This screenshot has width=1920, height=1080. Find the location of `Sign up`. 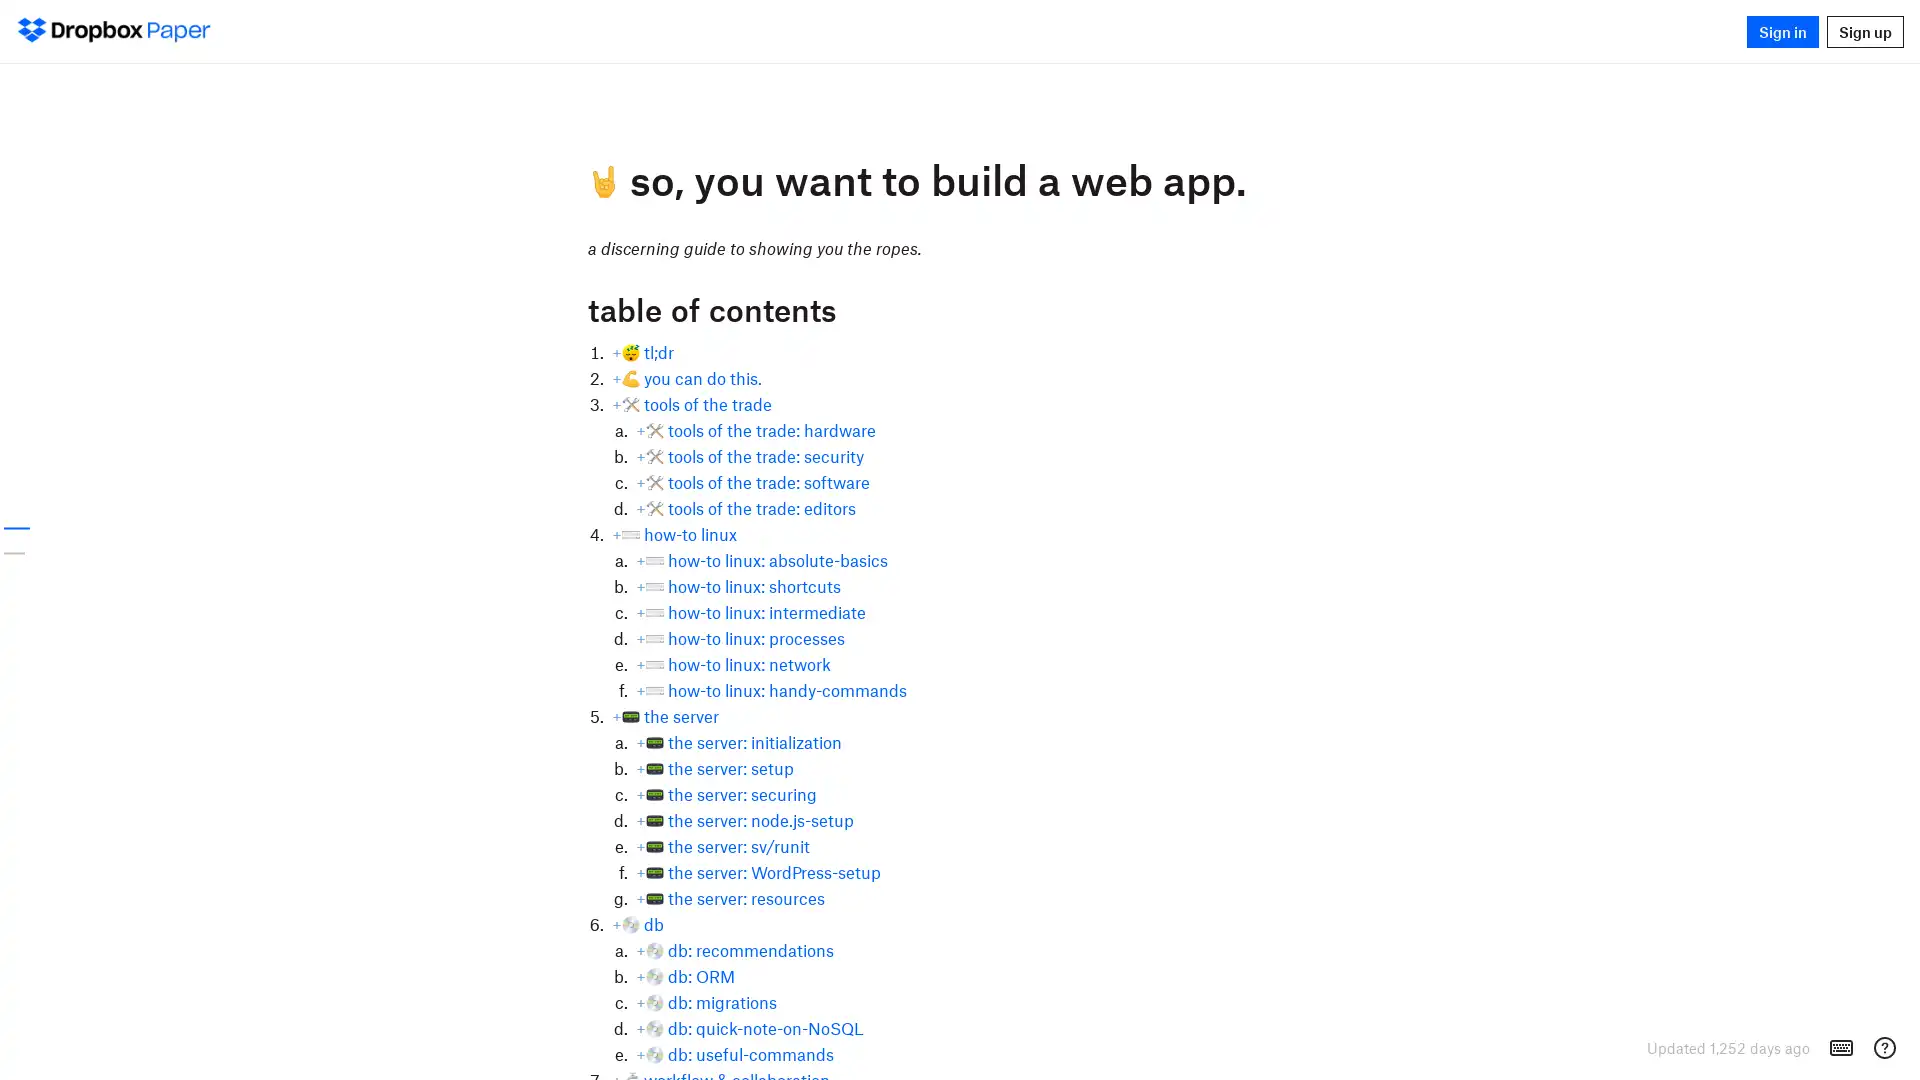

Sign up is located at coordinates (1864, 30).